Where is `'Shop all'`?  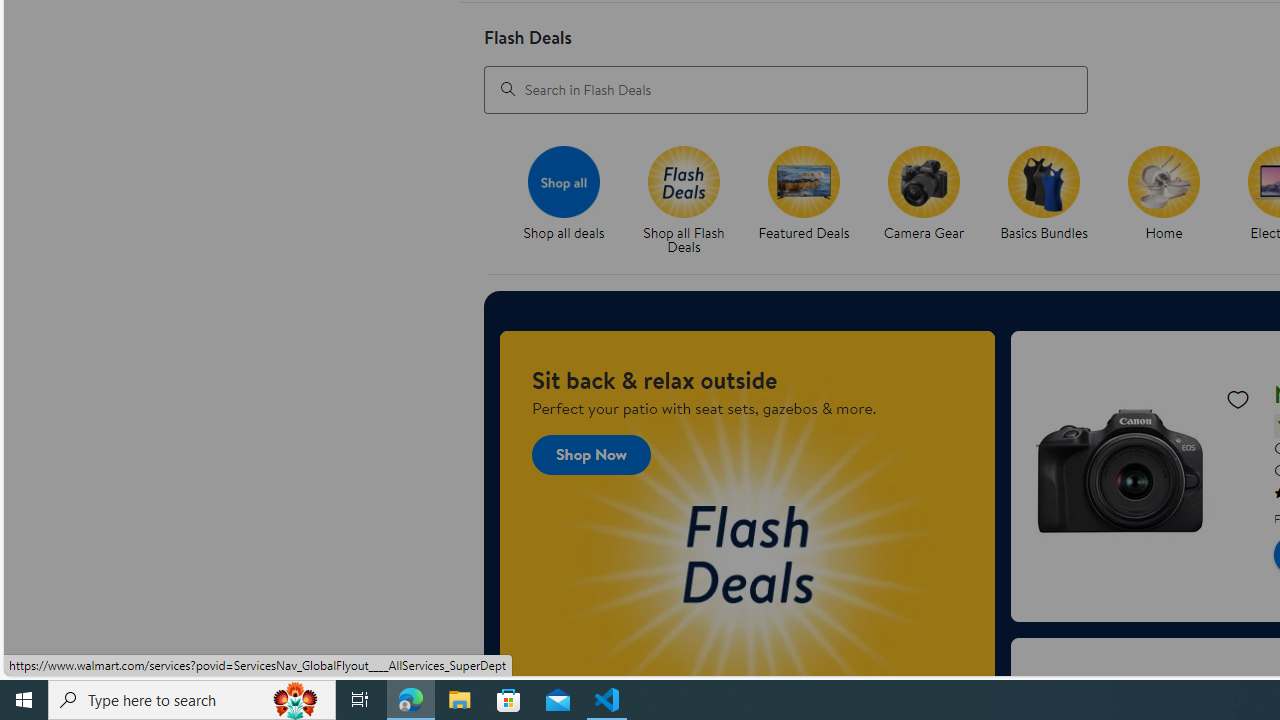 'Shop all' is located at coordinates (562, 181).